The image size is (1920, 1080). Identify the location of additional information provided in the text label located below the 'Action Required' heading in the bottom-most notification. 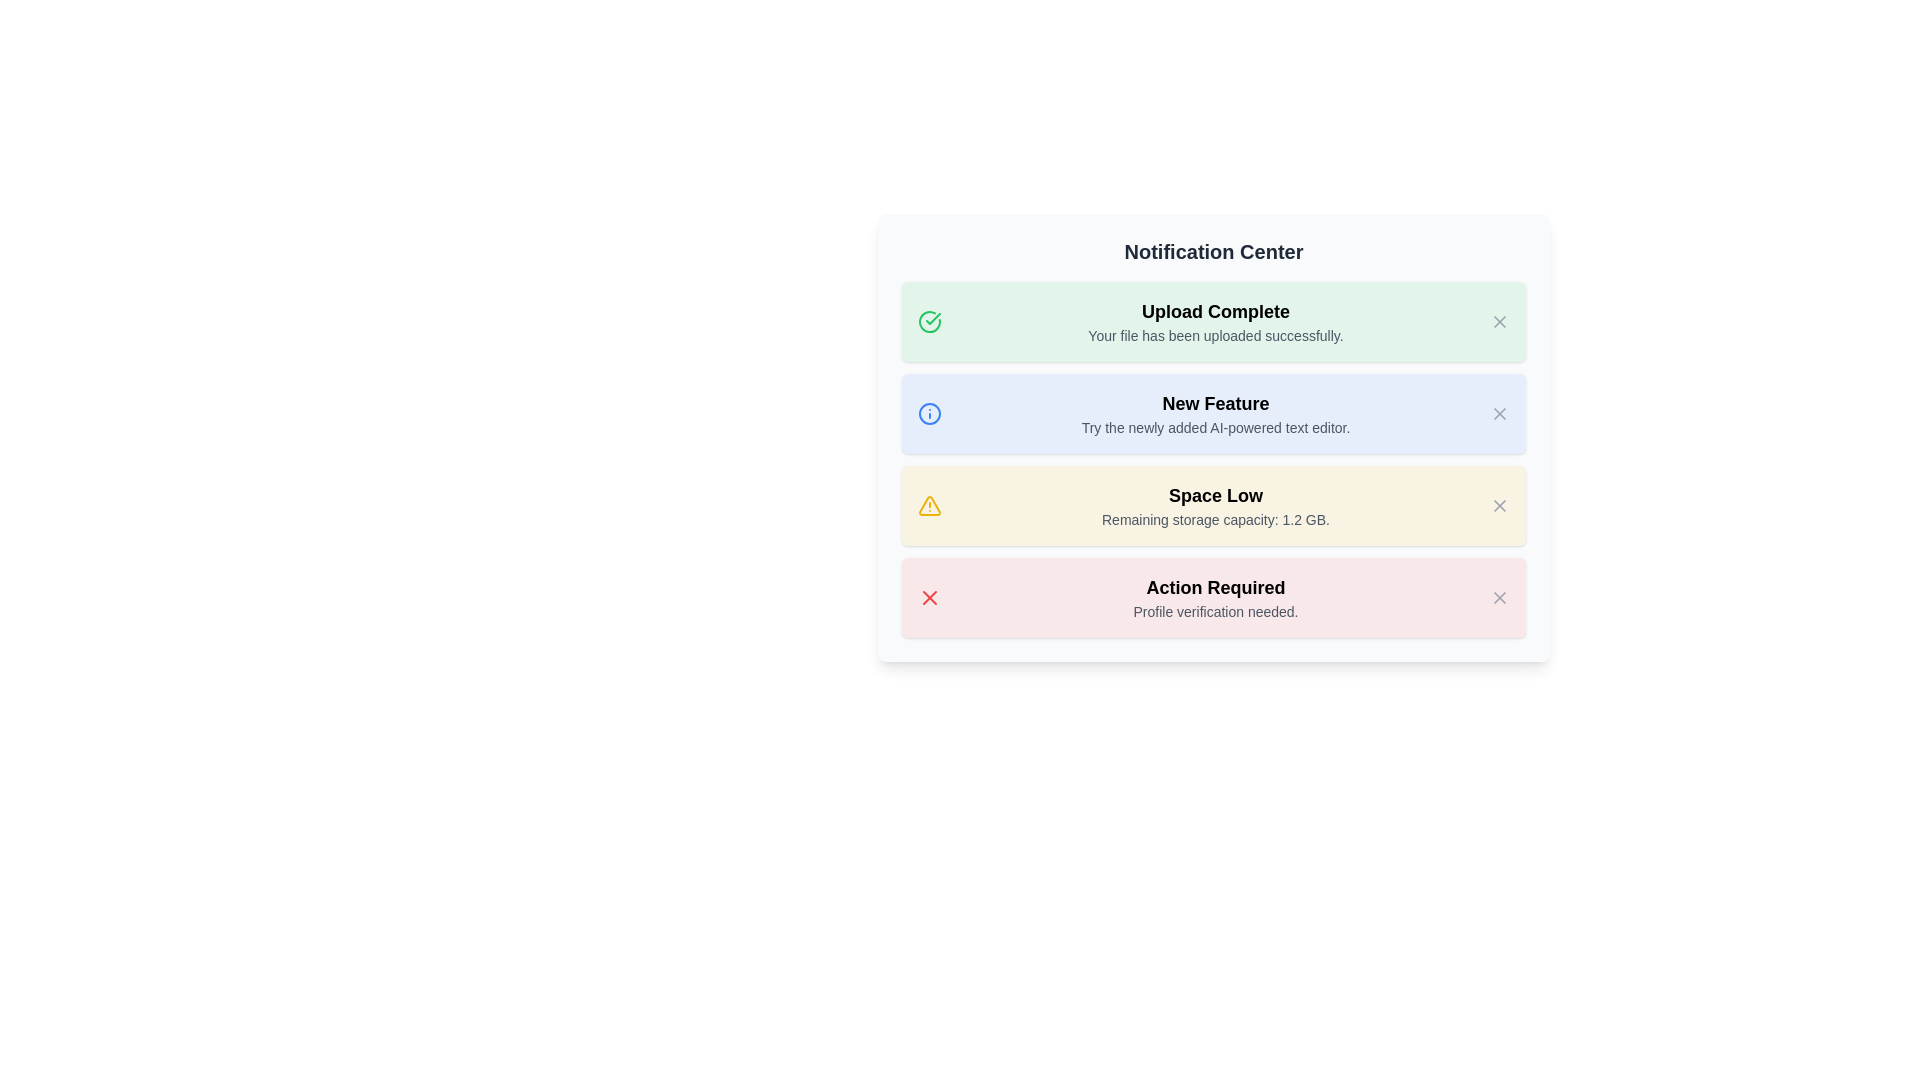
(1214, 611).